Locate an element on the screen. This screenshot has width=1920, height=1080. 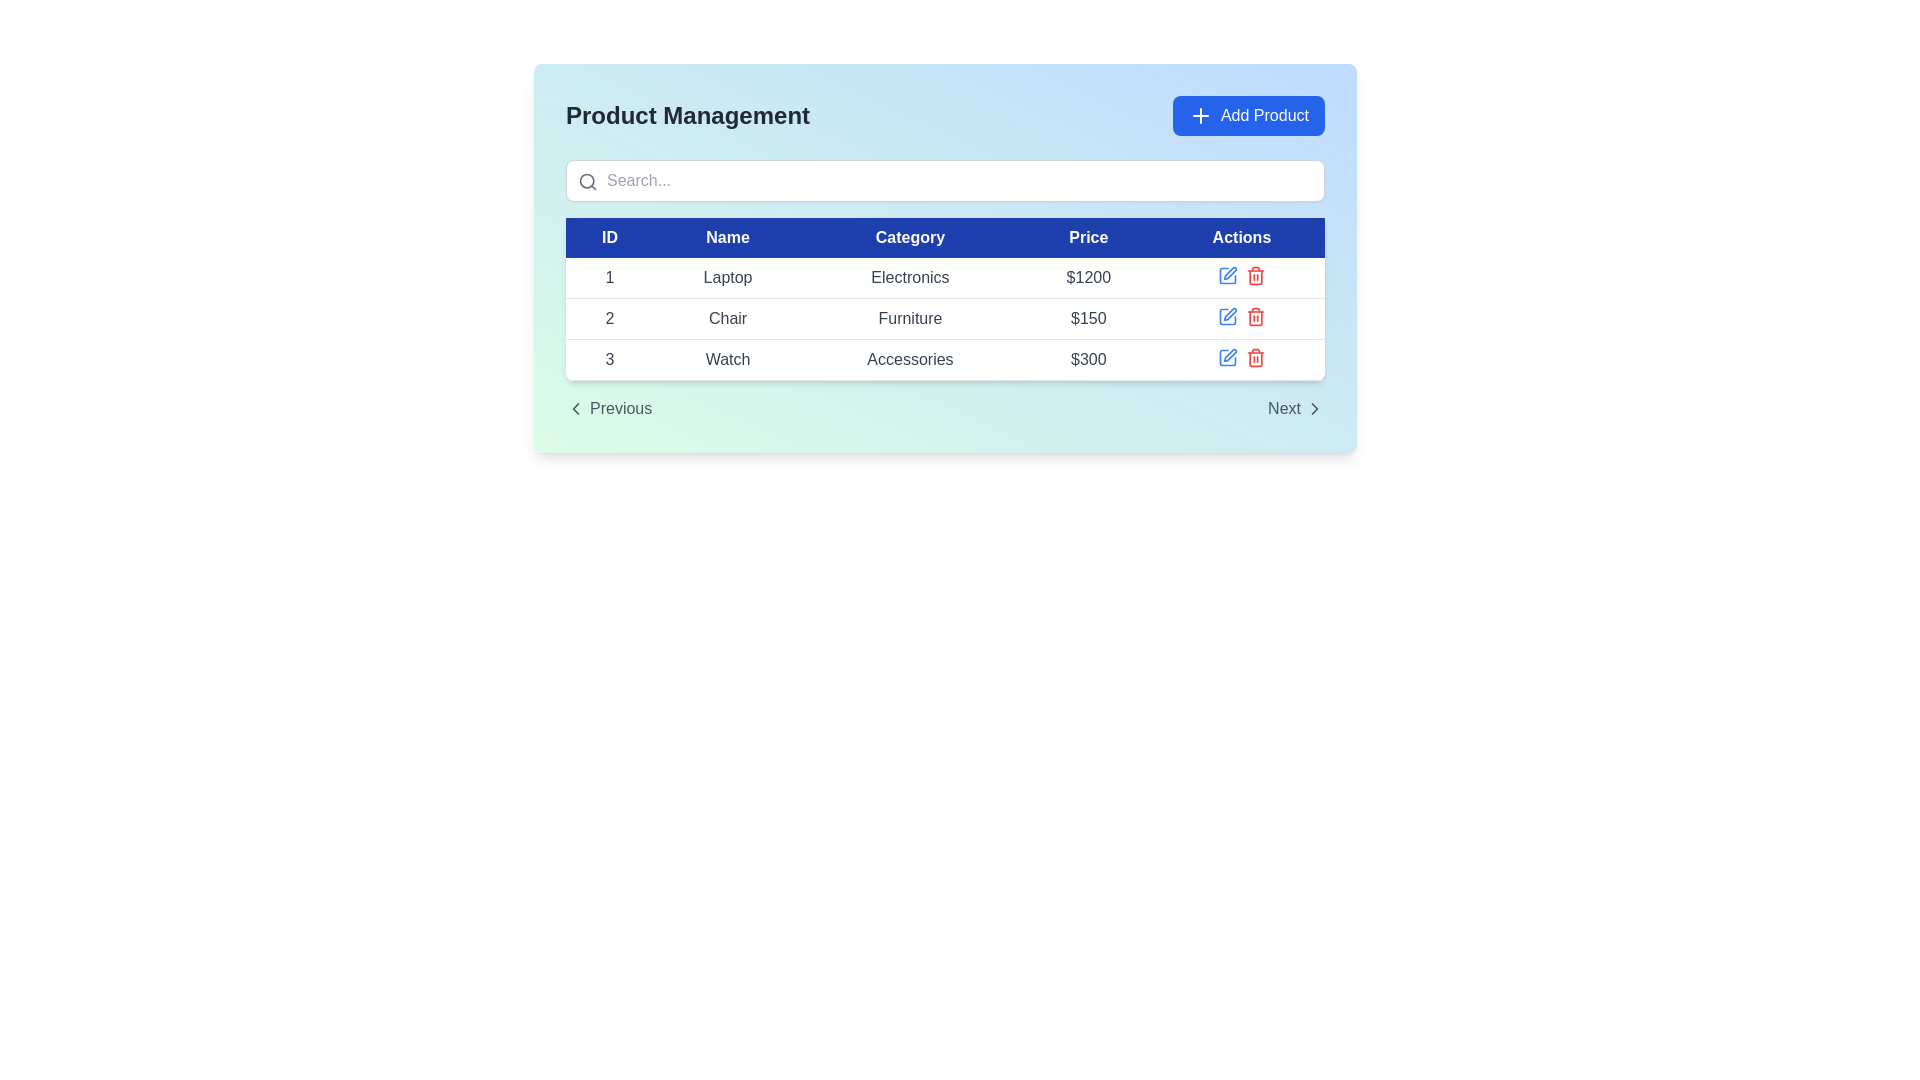
the header text element reading 'Product Management', which is styled in bold, large dark gray font and located at the top-left of a section containing a data table is located at coordinates (687, 115).